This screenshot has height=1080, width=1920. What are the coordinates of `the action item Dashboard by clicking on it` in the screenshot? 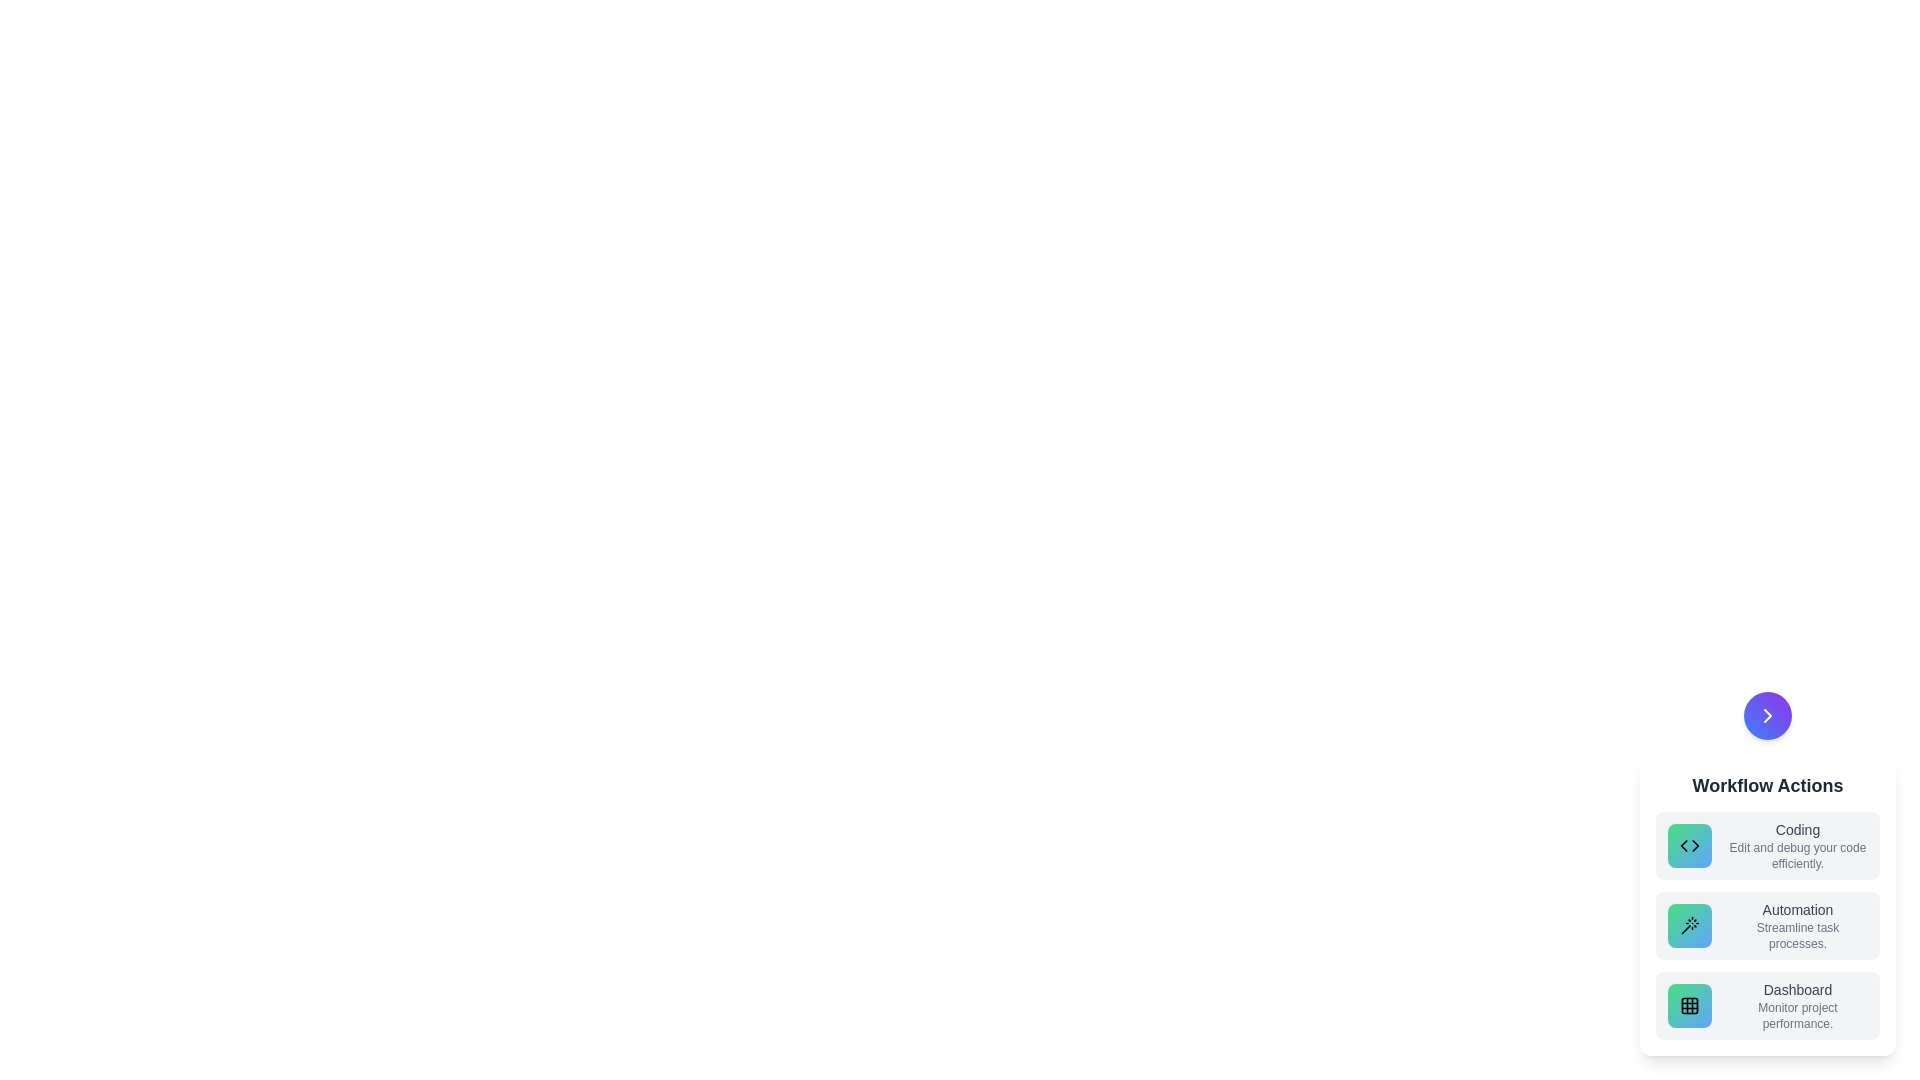 It's located at (1767, 1006).